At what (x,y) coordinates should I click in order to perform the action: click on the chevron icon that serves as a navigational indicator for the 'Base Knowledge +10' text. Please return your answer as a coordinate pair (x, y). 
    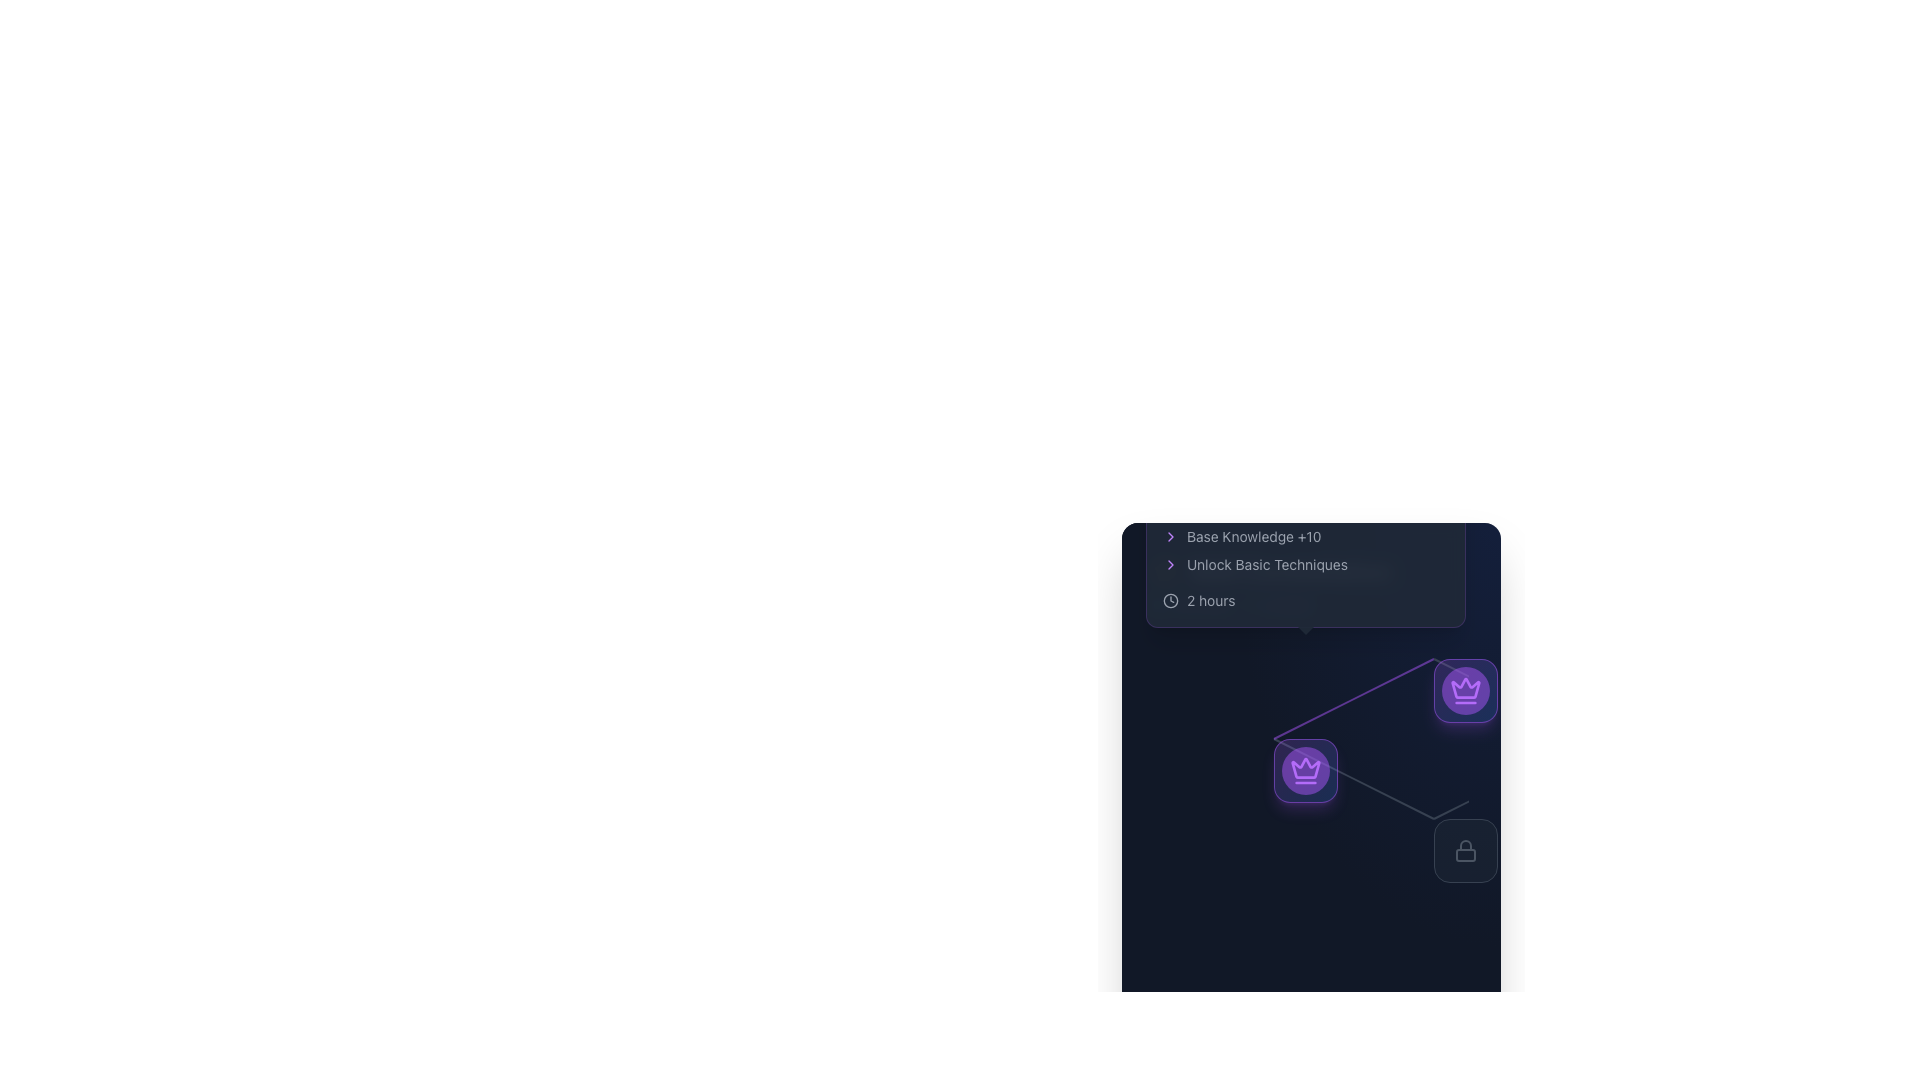
    Looking at the image, I should click on (1171, 535).